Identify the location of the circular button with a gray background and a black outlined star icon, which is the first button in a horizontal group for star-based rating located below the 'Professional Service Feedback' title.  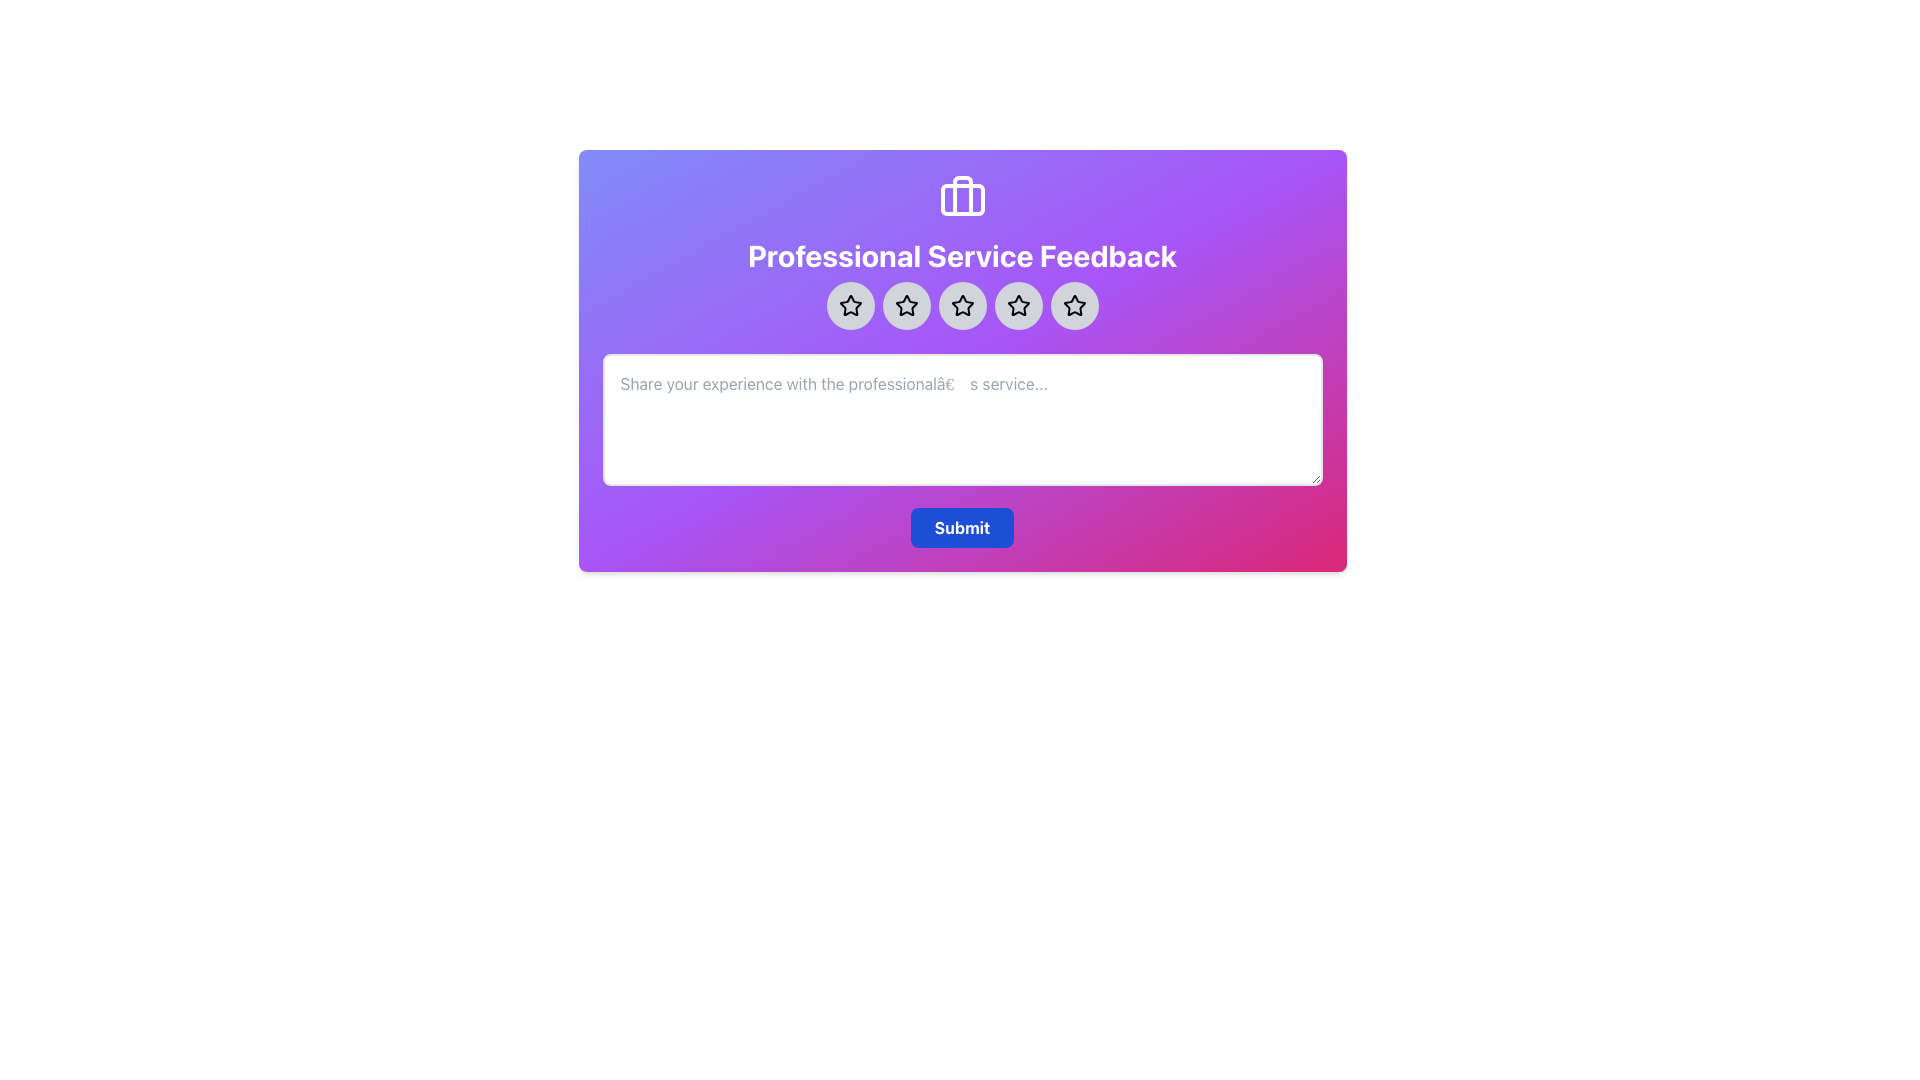
(850, 305).